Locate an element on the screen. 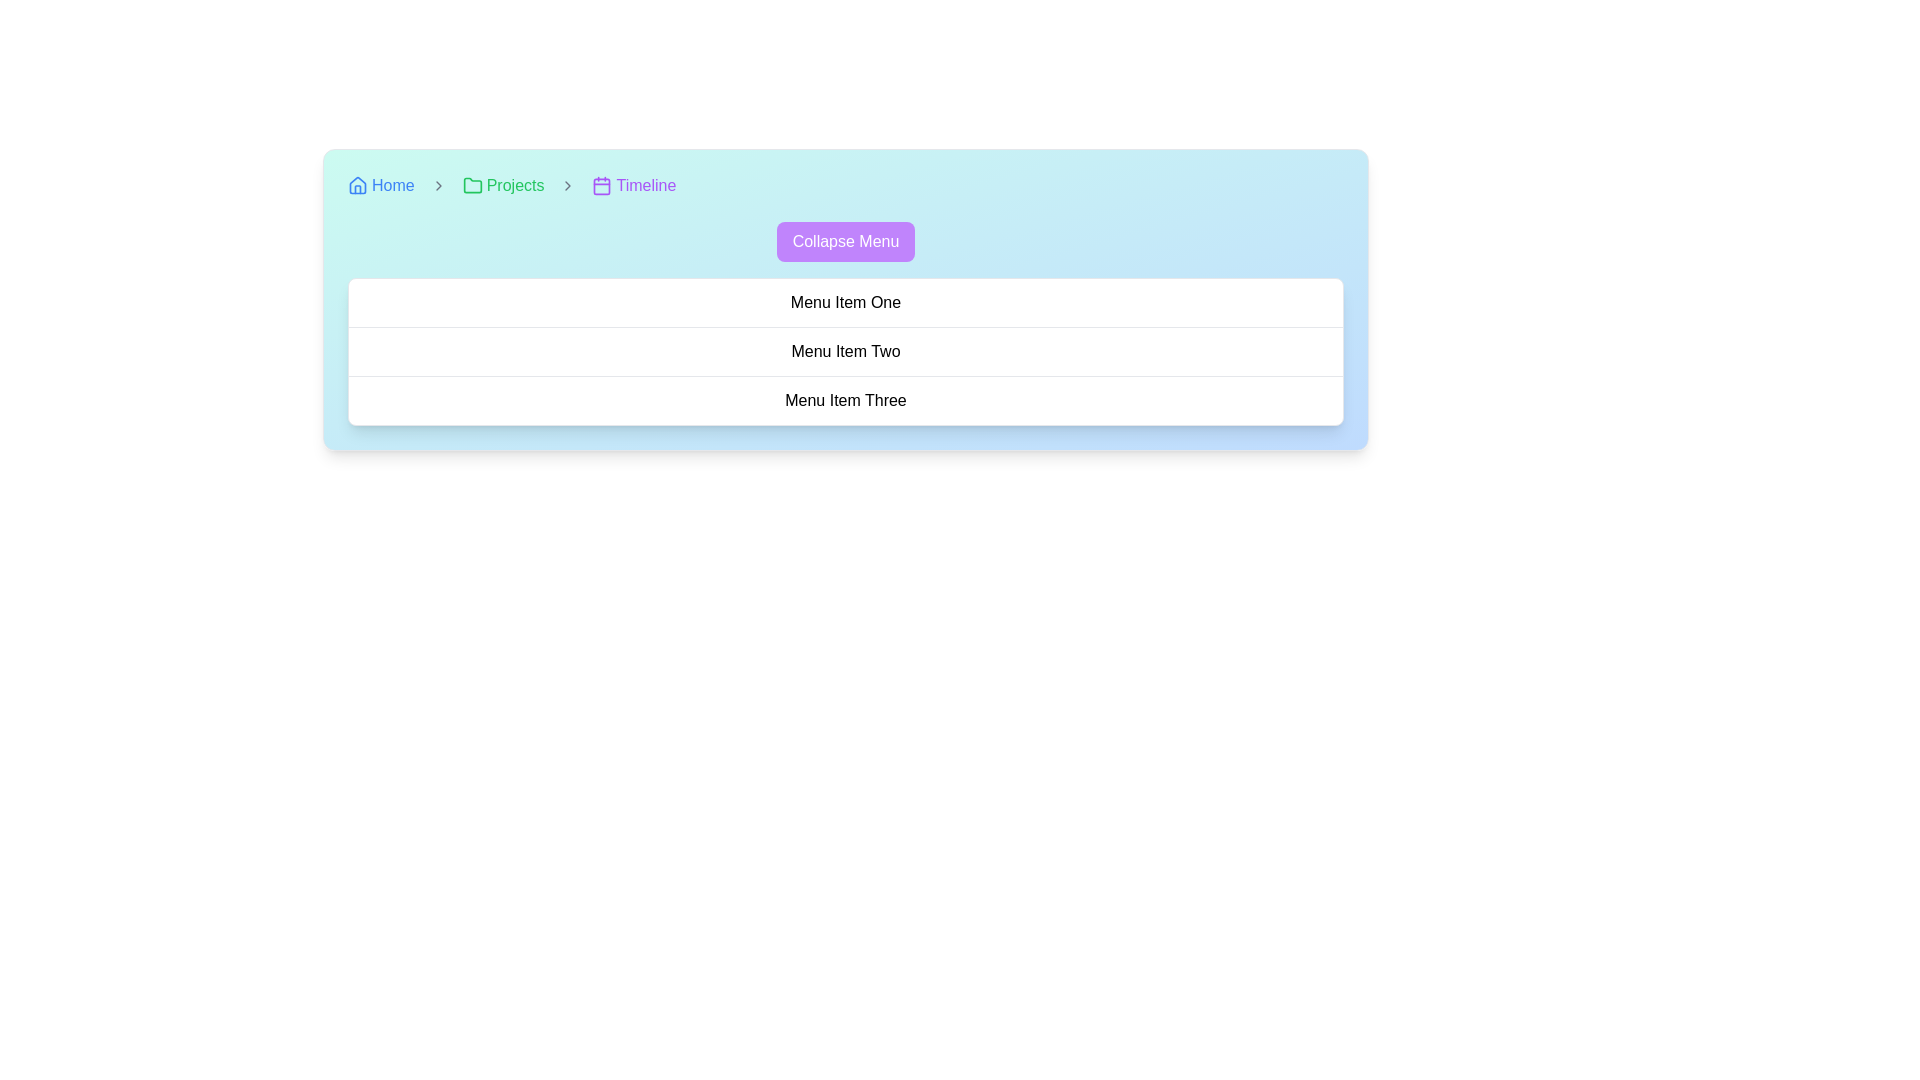  the small house-shaped icon with a blue stroke, which is part of the 'Home' hyperlink in the breadcrumb navigation is located at coordinates (358, 185).